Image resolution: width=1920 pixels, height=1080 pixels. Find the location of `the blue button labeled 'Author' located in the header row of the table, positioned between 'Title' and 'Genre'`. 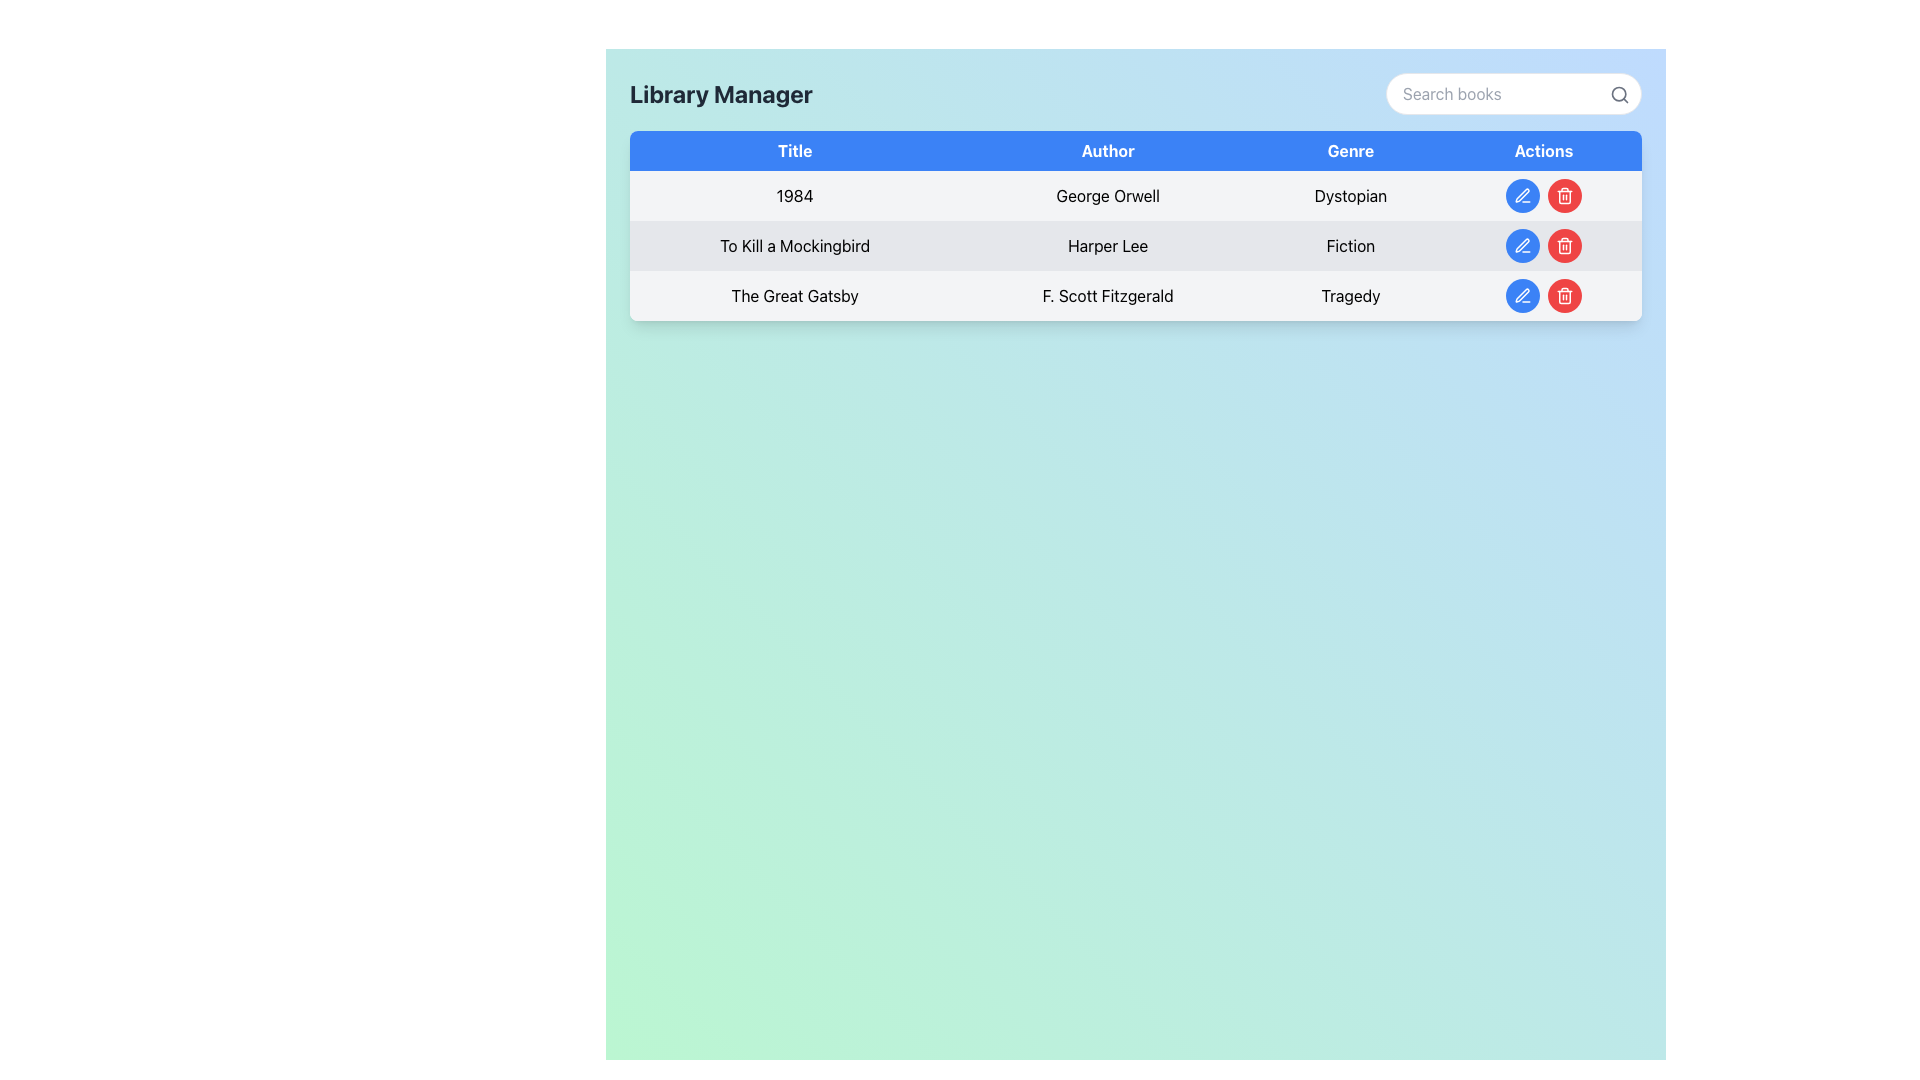

the blue button labeled 'Author' located in the header row of the table, positioned between 'Title' and 'Genre' is located at coordinates (1107, 149).